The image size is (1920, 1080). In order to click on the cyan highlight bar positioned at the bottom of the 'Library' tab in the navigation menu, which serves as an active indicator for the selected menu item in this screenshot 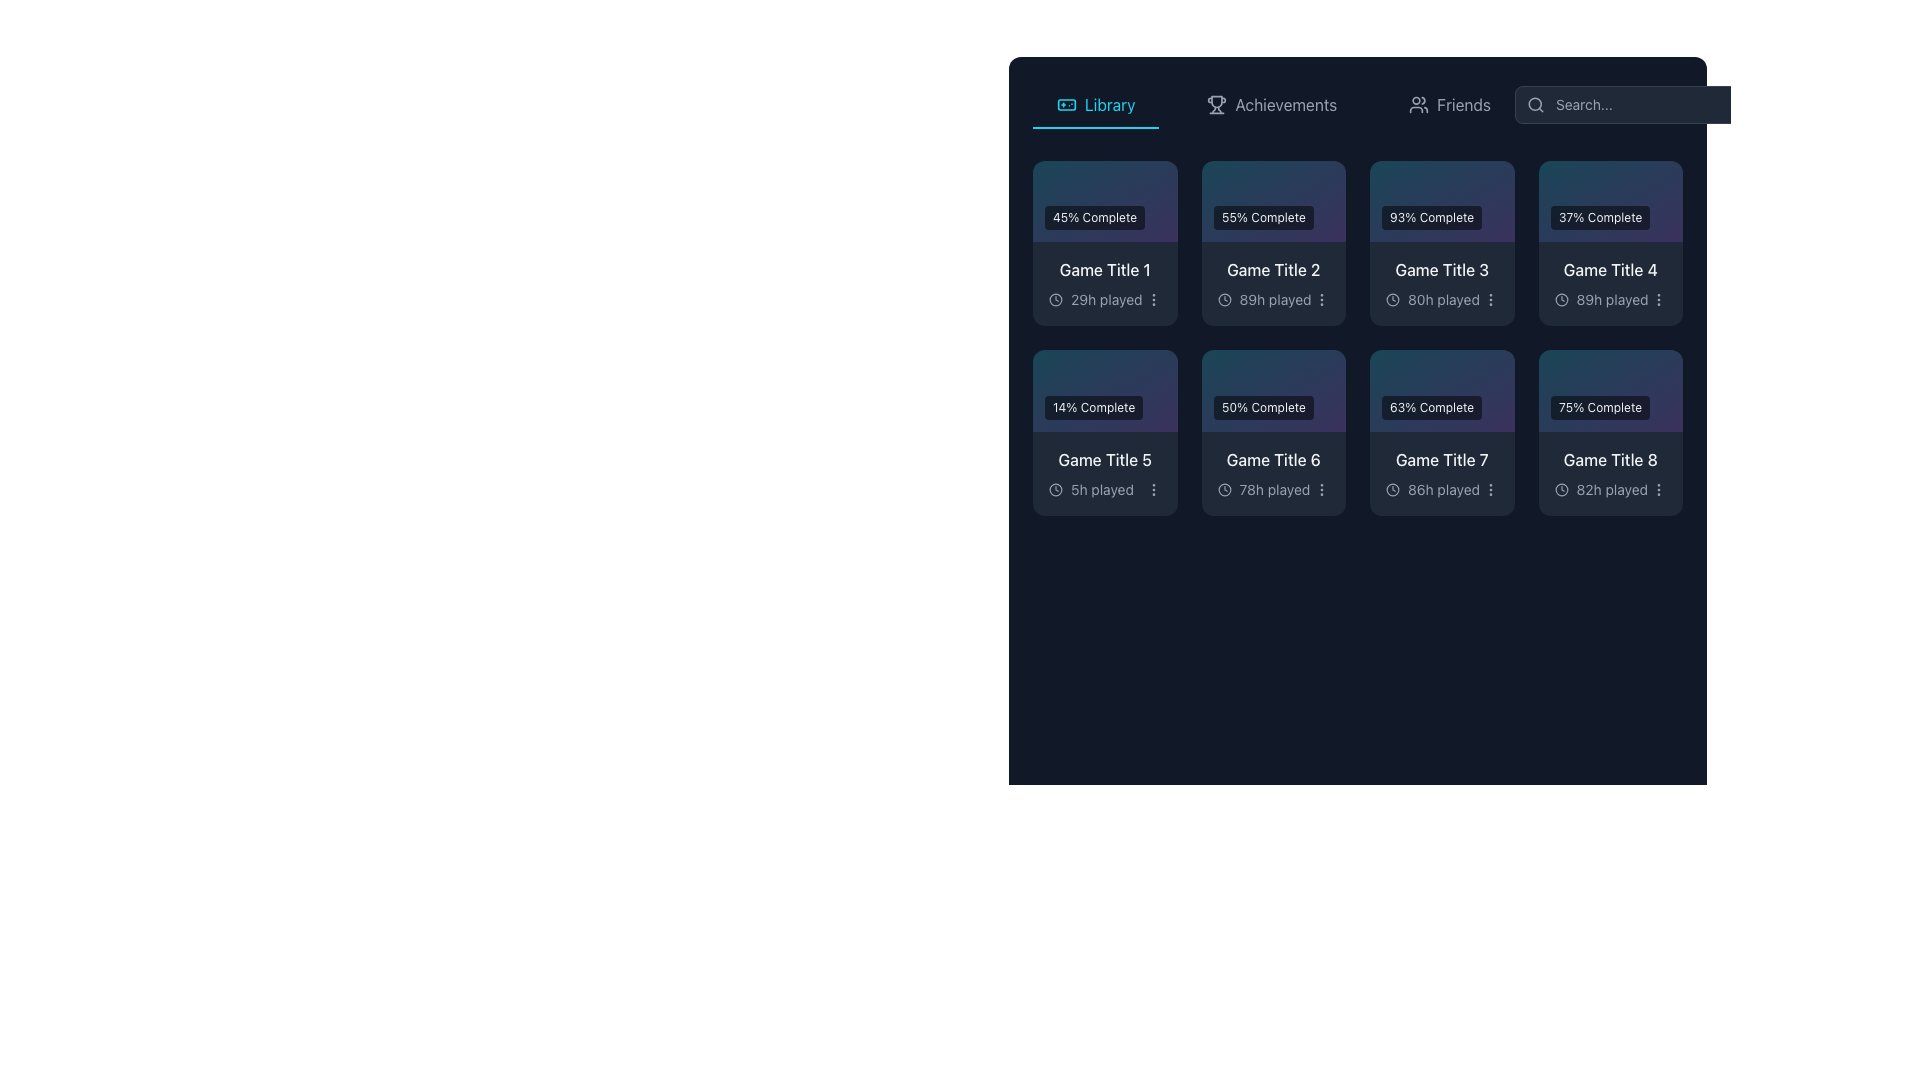, I will do `click(1095, 127)`.